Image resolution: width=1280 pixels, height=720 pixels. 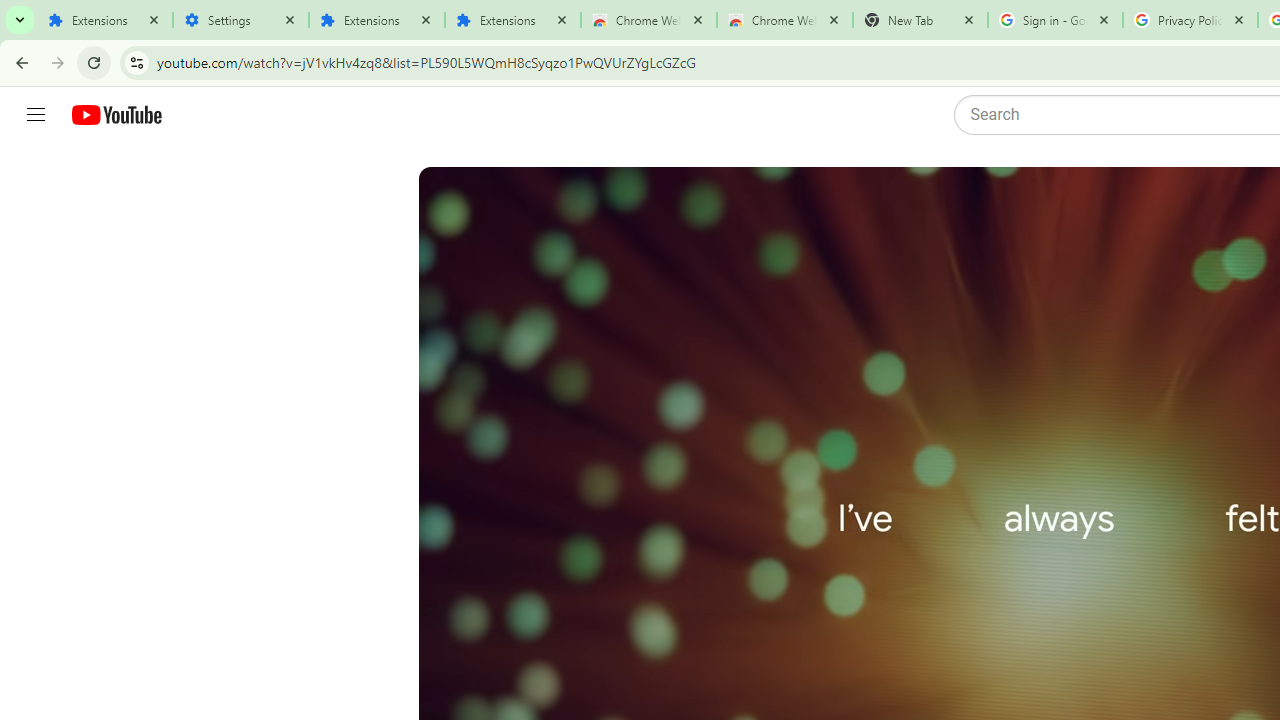 What do you see at coordinates (1054, 20) in the screenshot?
I see `'Sign in - Google Accounts'` at bounding box center [1054, 20].